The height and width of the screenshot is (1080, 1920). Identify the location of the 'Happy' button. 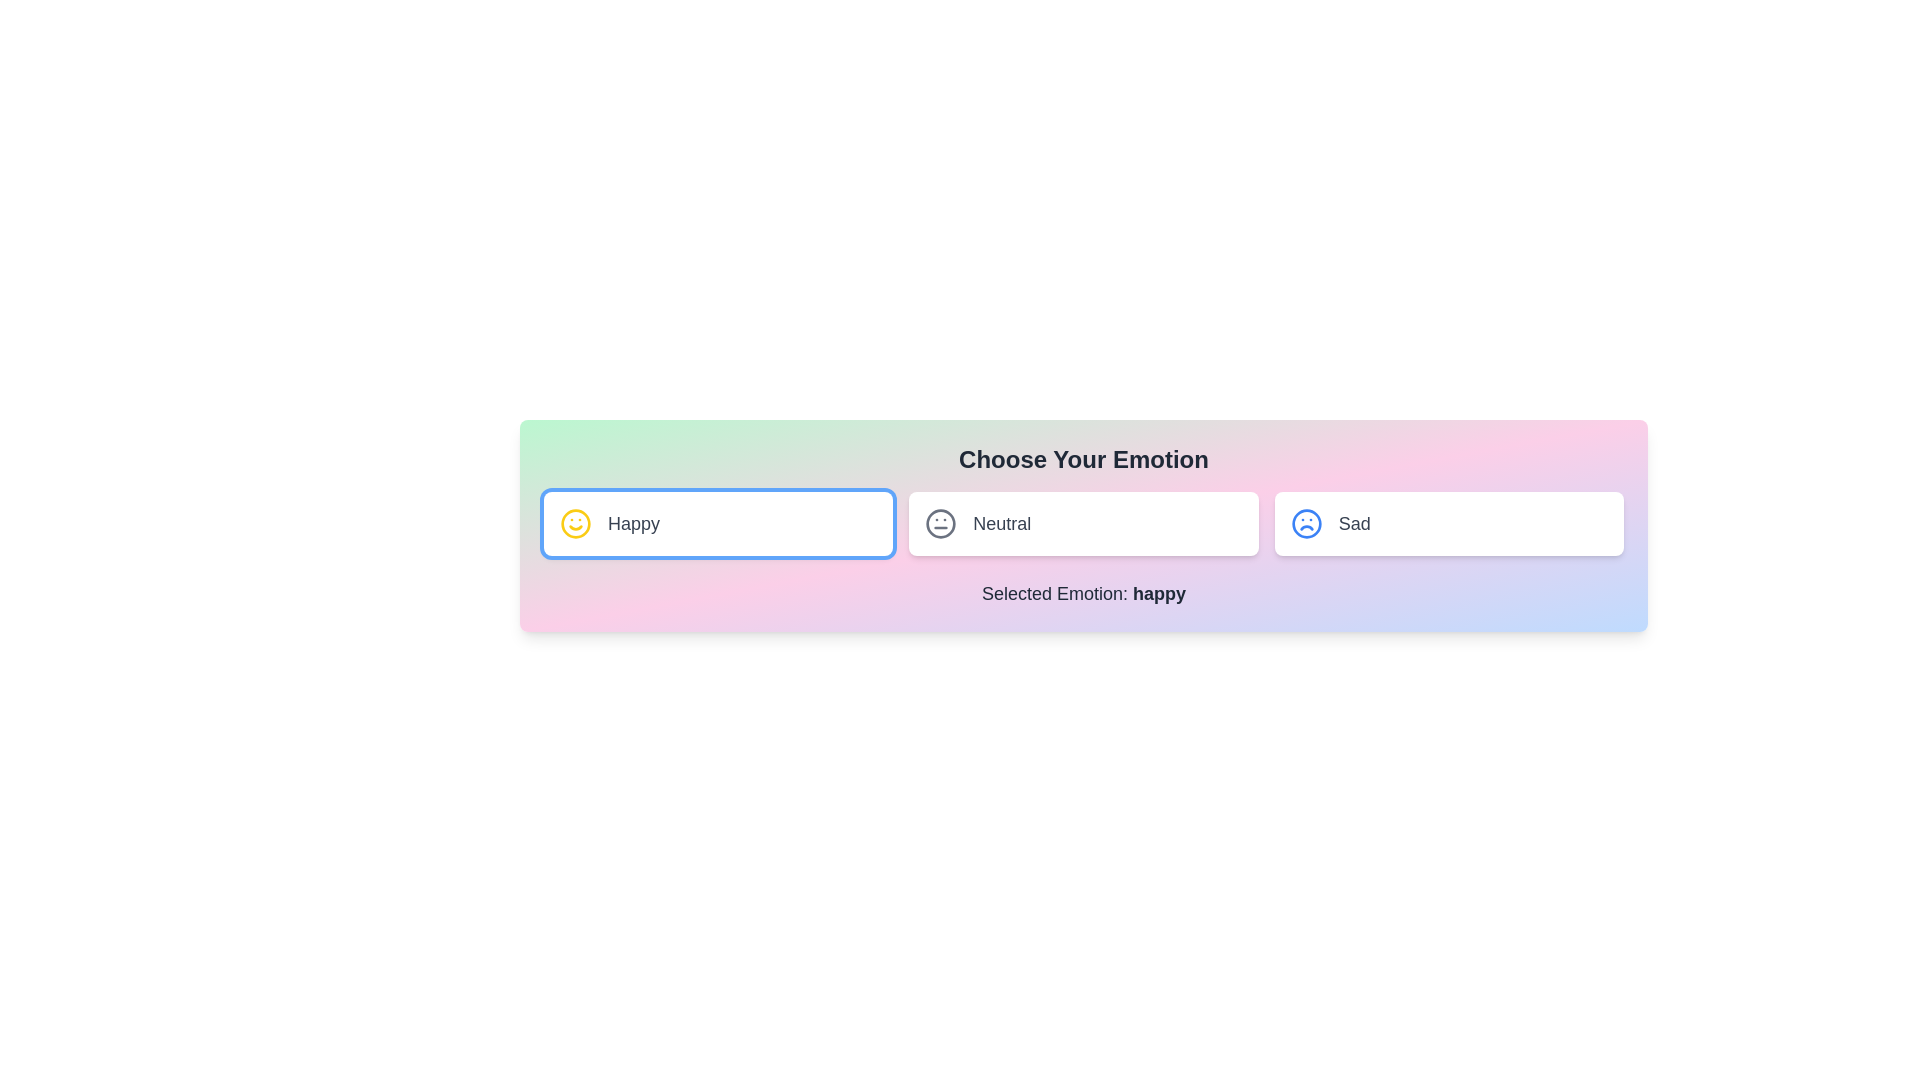
(718, 523).